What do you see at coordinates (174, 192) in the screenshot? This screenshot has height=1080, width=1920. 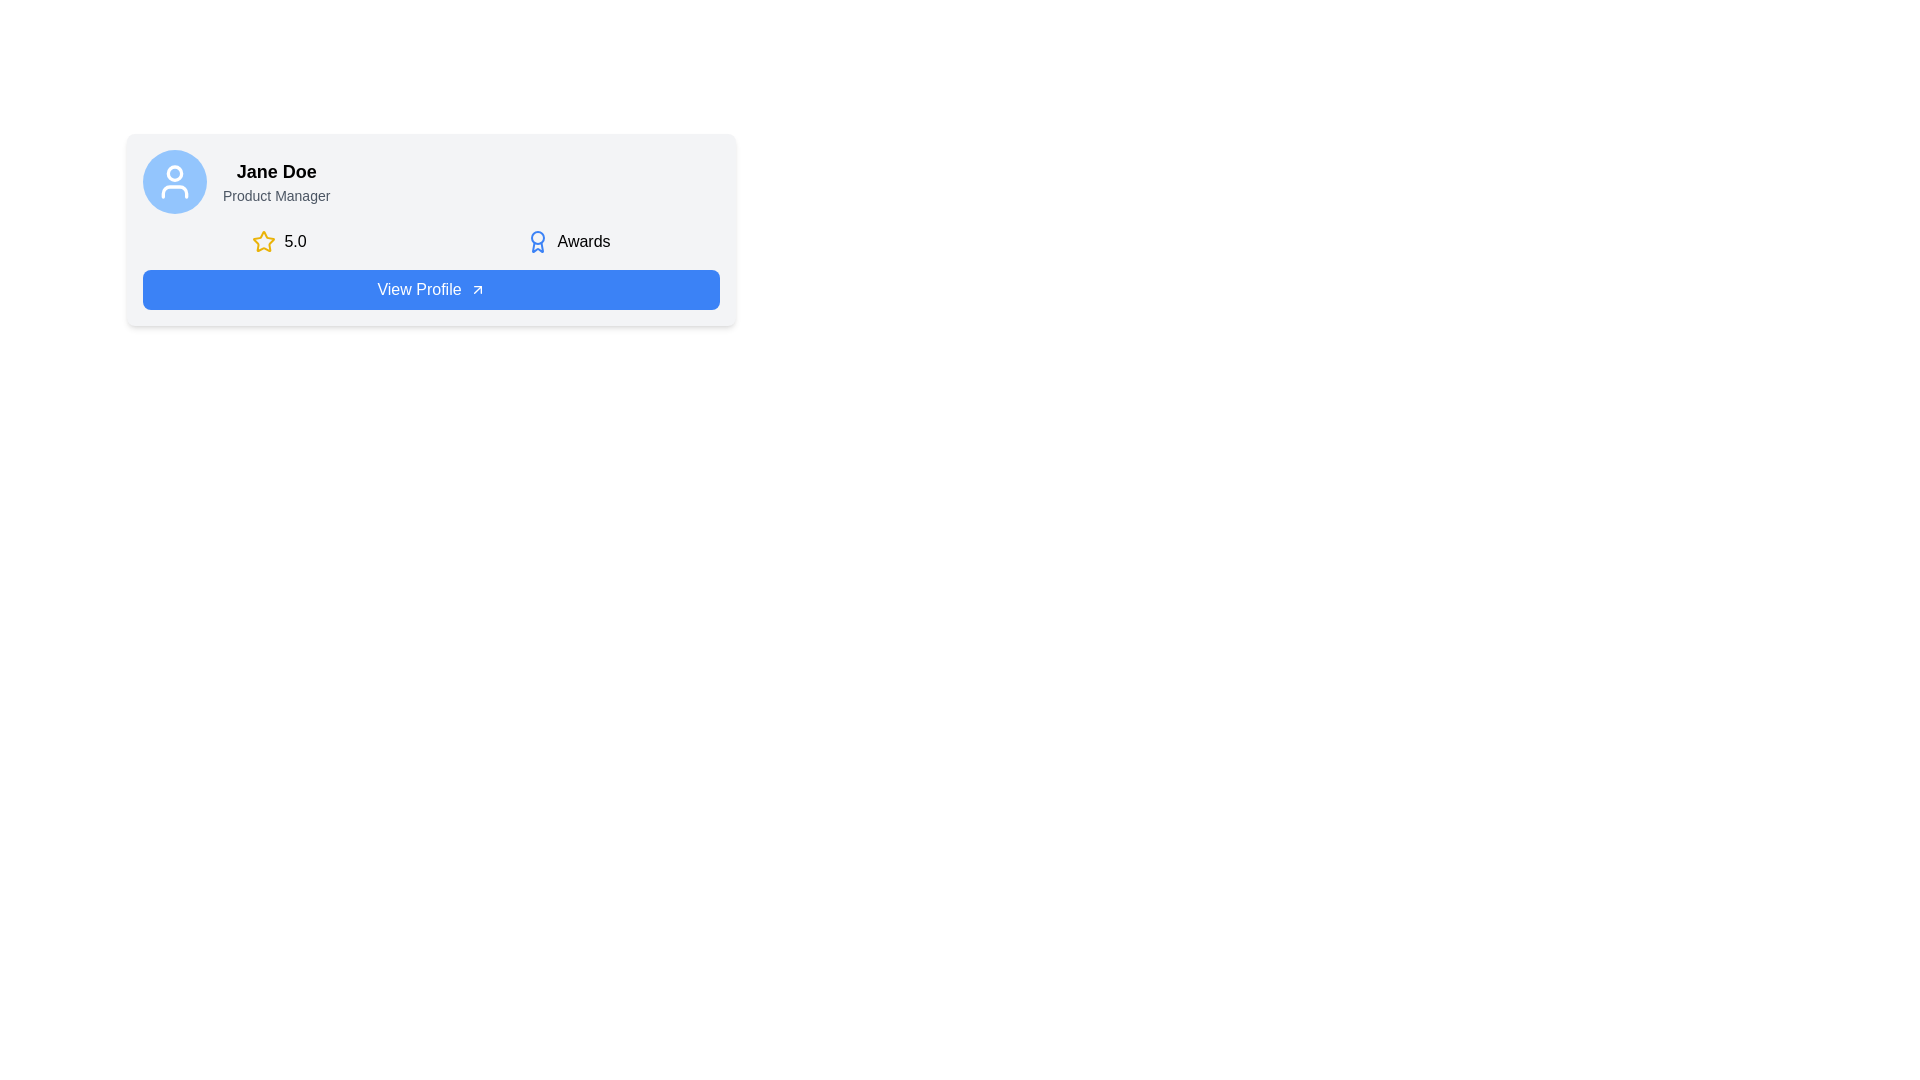 I see `the semi-circular icon component within the user avatar, which is outlined in white and located at the top left of the profile section` at bounding box center [174, 192].